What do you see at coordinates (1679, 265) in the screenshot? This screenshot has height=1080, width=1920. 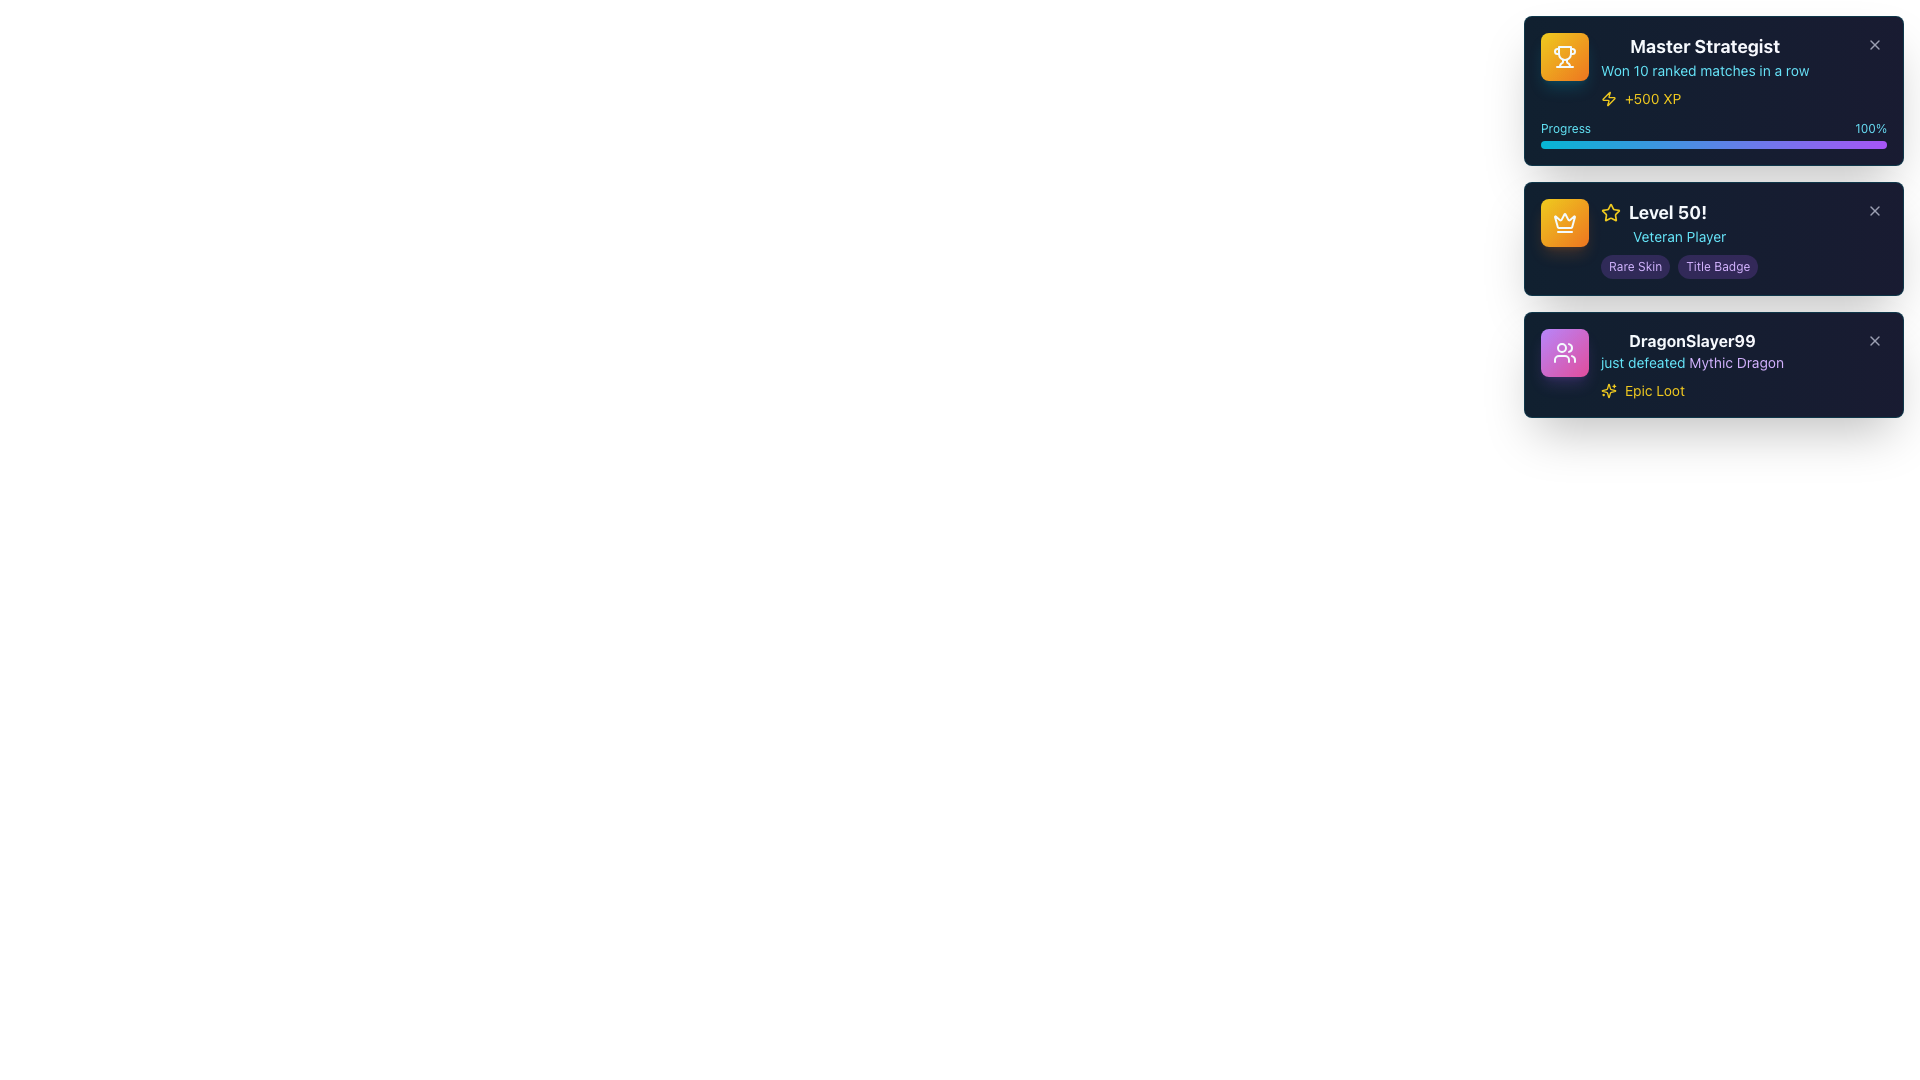 I see `the content of the Badge Group located in the 'Level 50!' section, below the 'Veteran Player' text` at bounding box center [1679, 265].